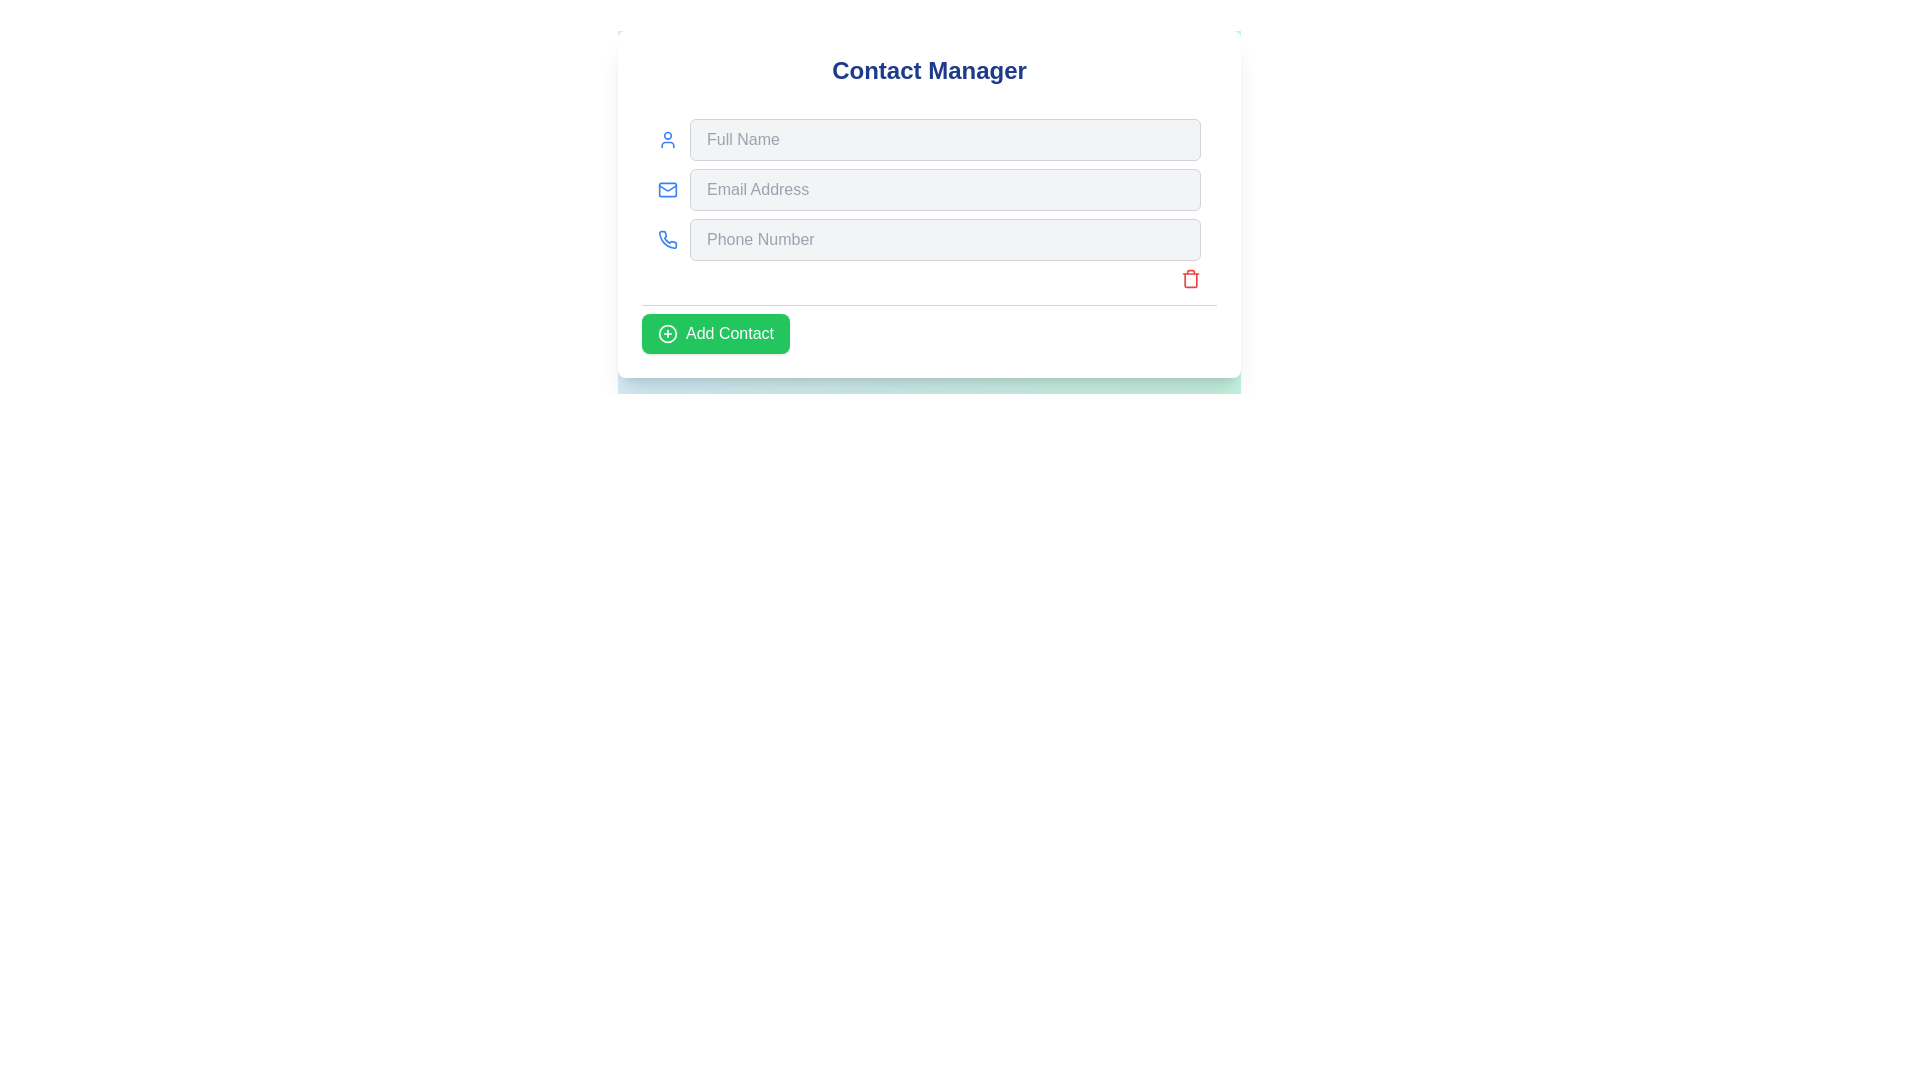 Image resolution: width=1920 pixels, height=1080 pixels. What do you see at coordinates (1190, 280) in the screenshot?
I see `the main body of the trash can icon used for the delete function in the contact manager interface, which is part of the delete icon positioned to the far right of the phone number input field` at bounding box center [1190, 280].